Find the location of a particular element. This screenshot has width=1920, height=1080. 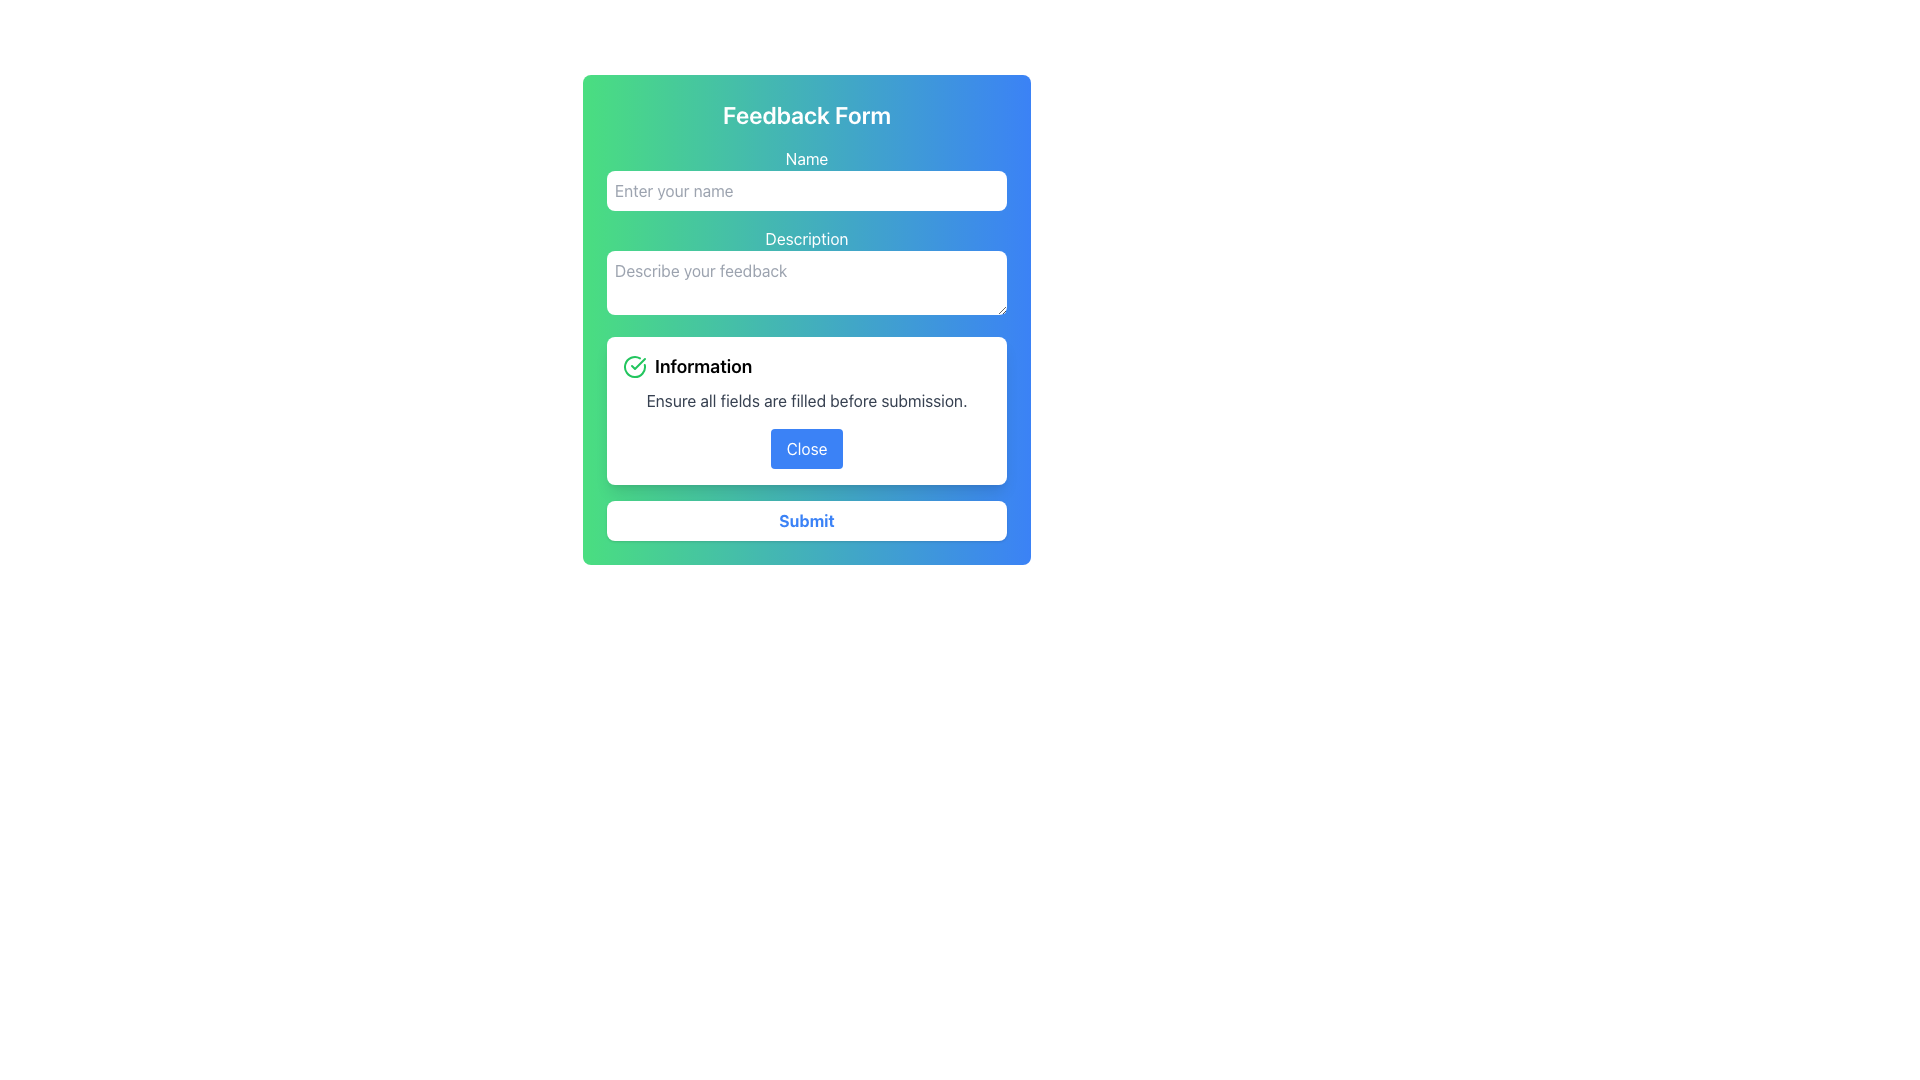

the text input field for the user's name in the 'Feedback Form' to focus on it is located at coordinates (806, 177).